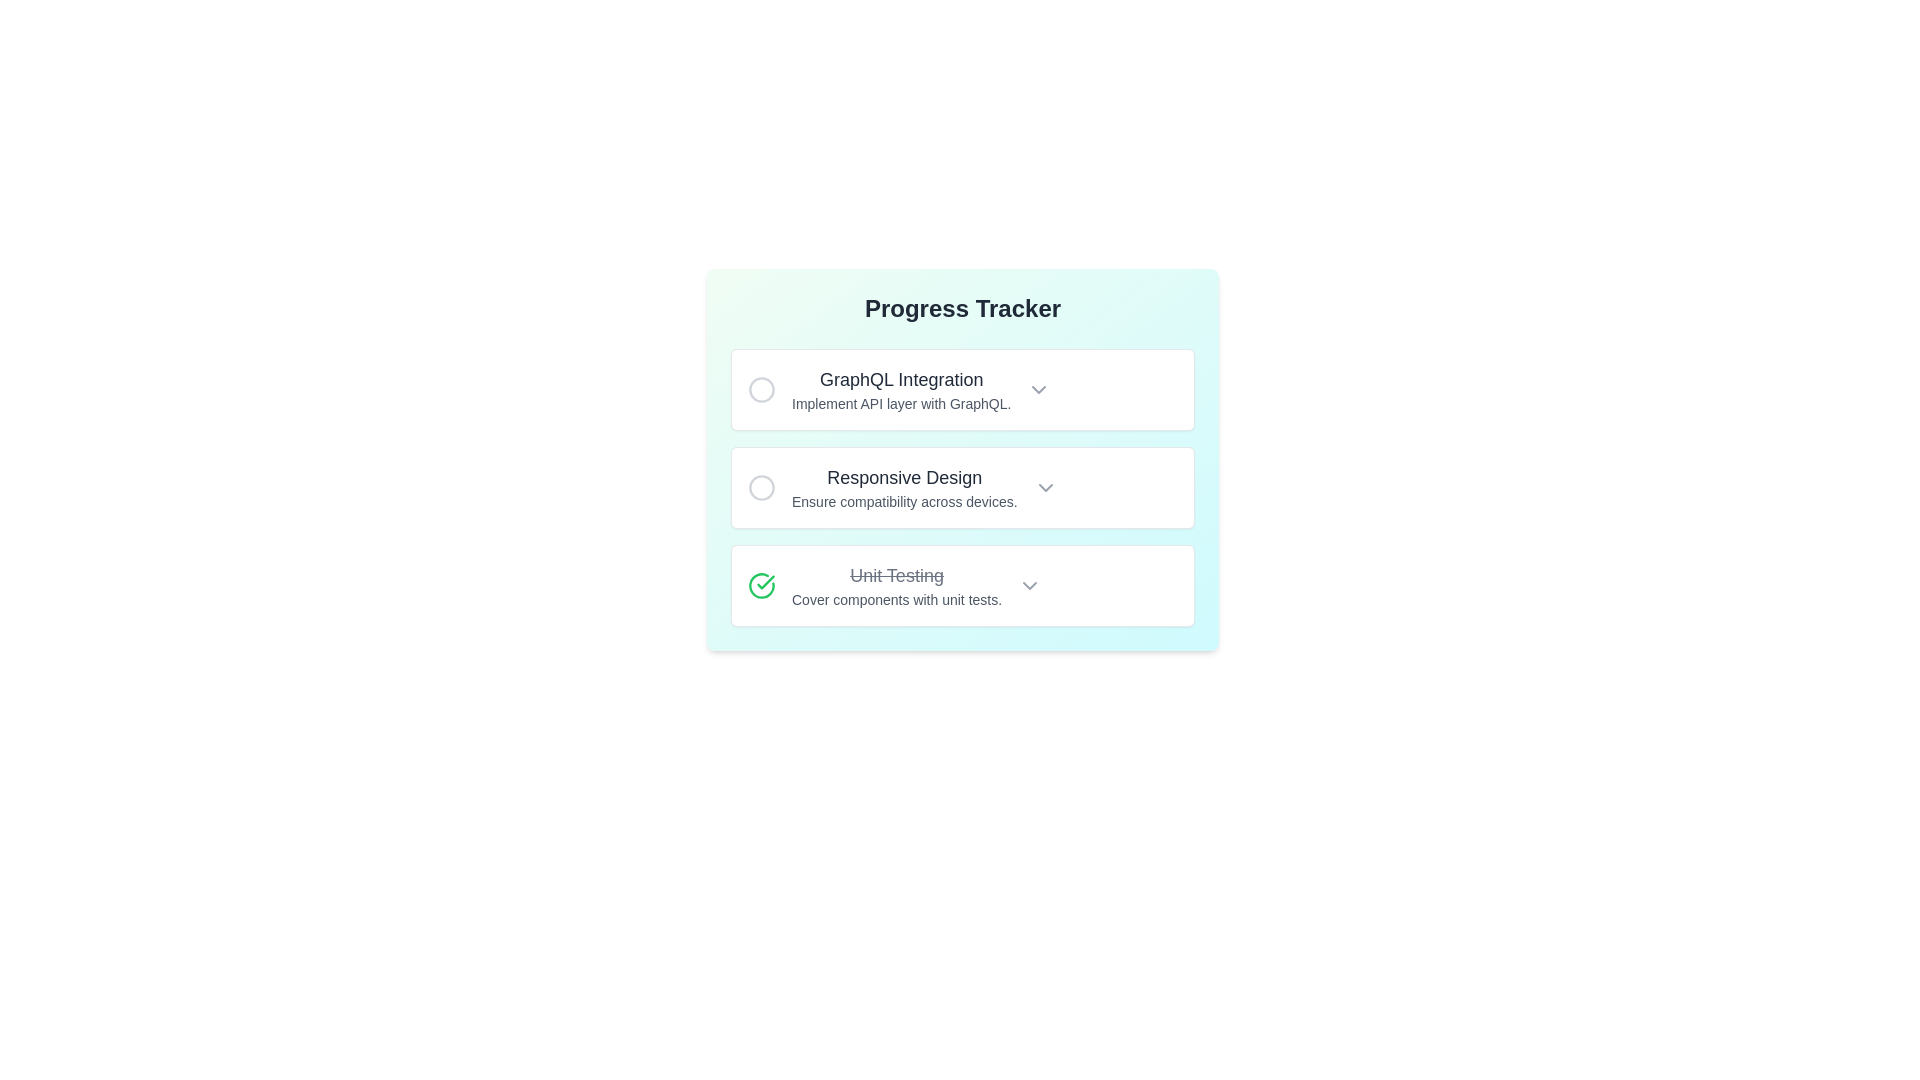 Image resolution: width=1920 pixels, height=1080 pixels. I want to click on the checkbox located at the top left corner of the card containing the text 'GraphQL Integration', so click(761, 389).